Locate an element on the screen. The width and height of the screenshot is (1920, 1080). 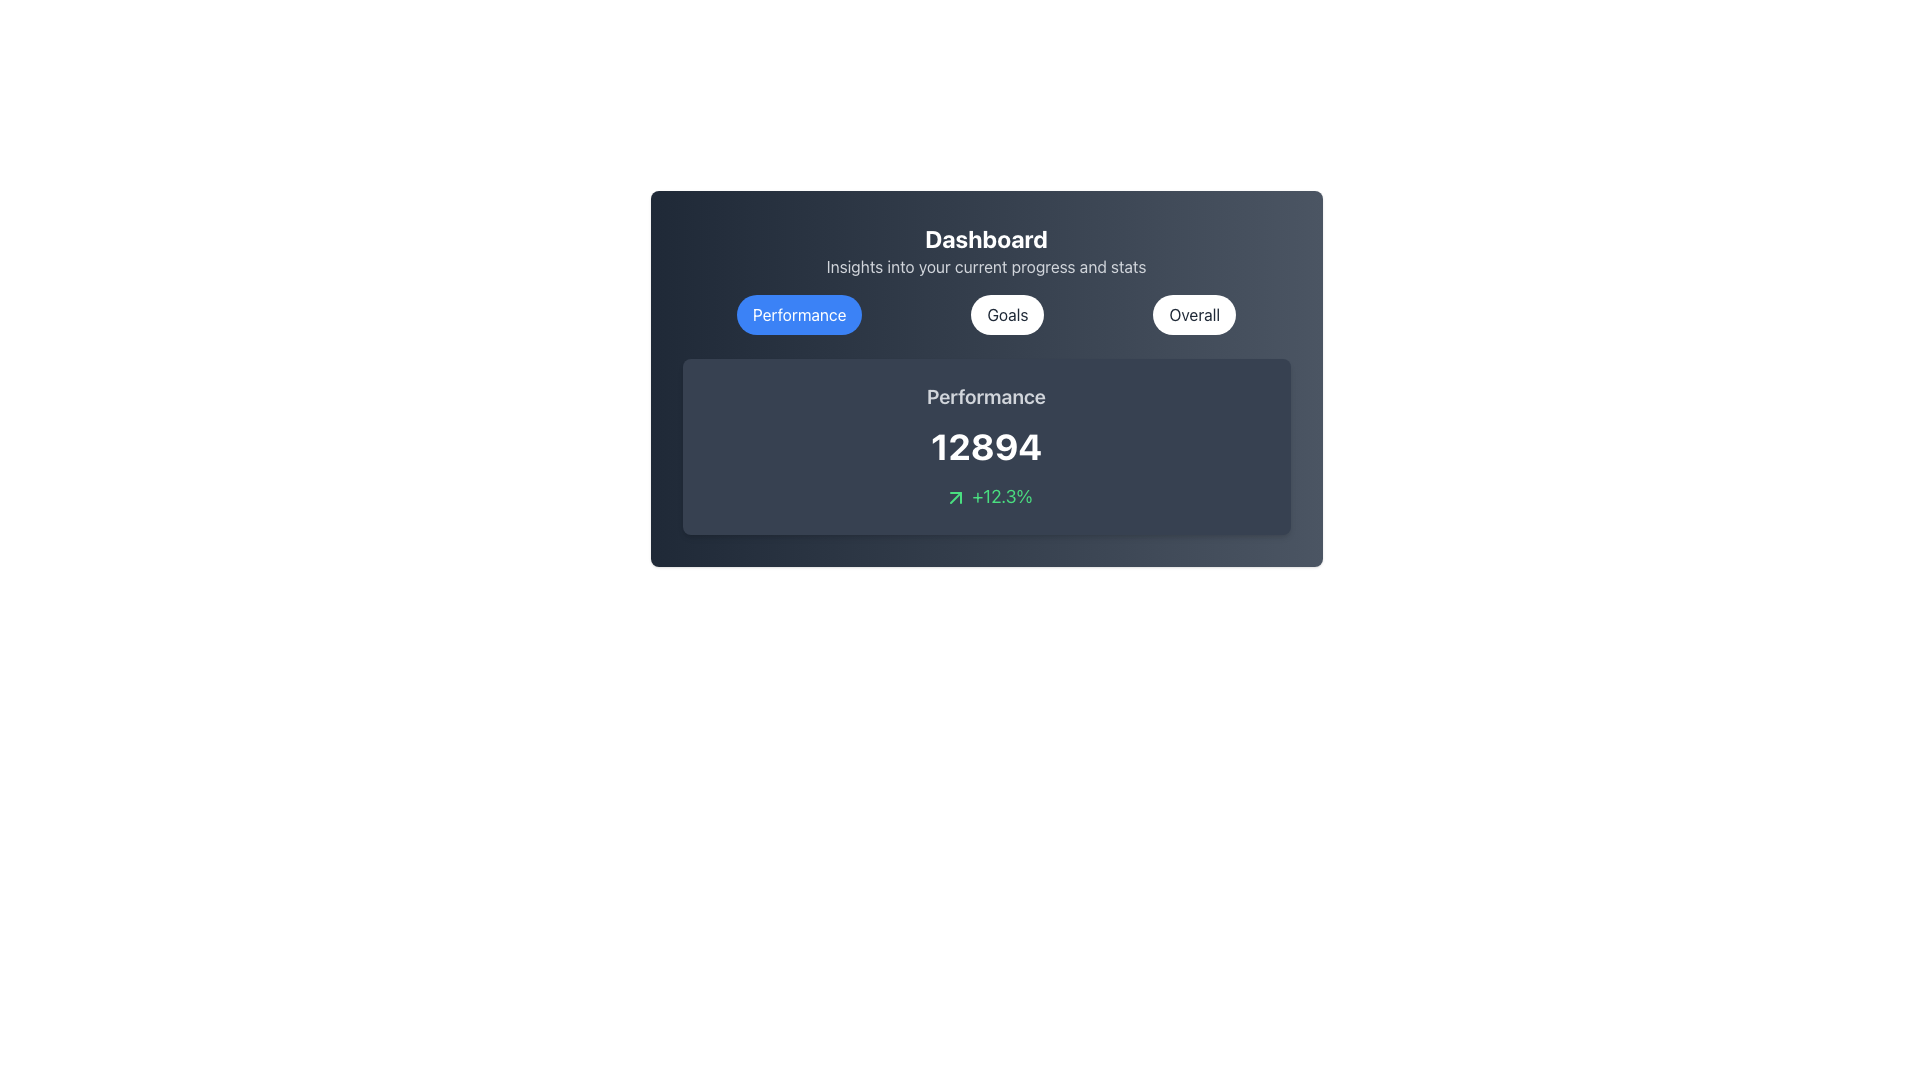
the performance-related button located at the top-center of the interface, which is the first of three horizontally aligned buttons is located at coordinates (798, 315).